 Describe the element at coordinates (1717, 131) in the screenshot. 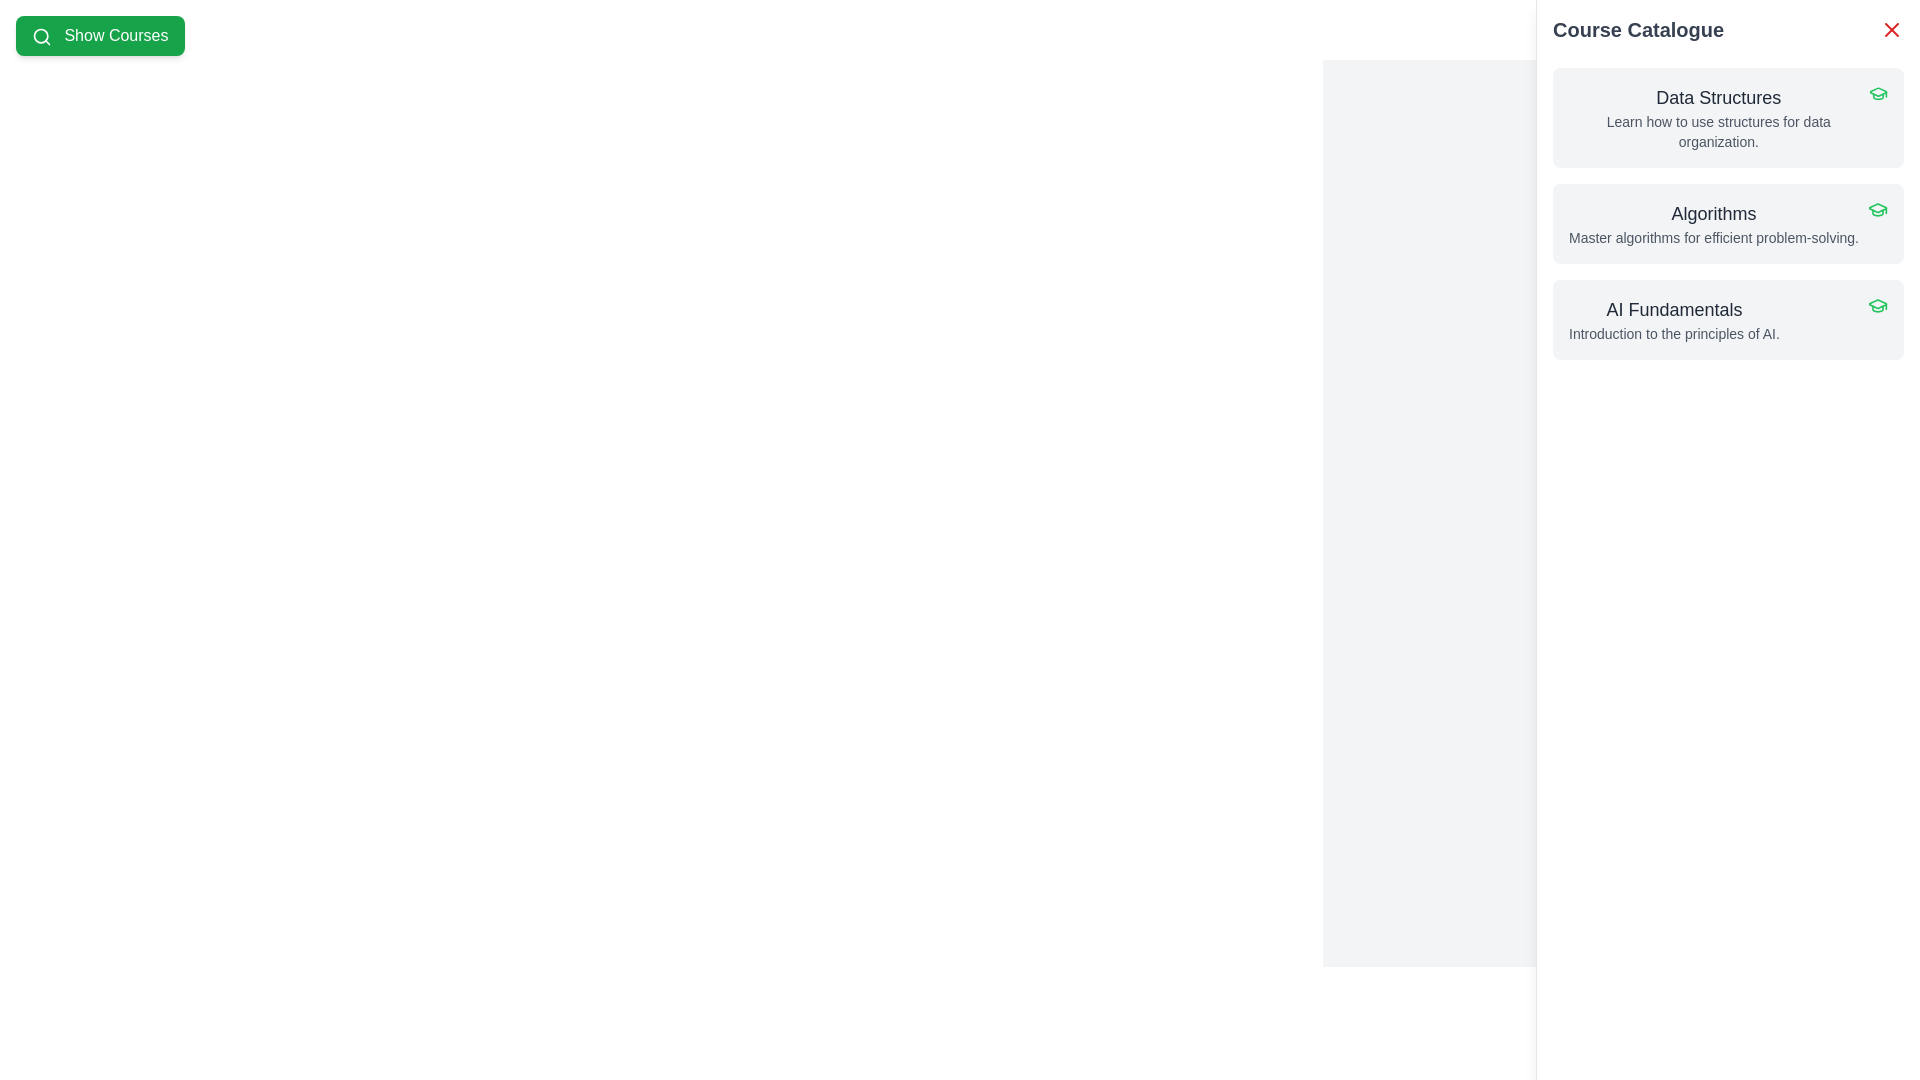

I see `description text label that provides context for the 'Data Structures' course, located directly beneath the course title` at that location.